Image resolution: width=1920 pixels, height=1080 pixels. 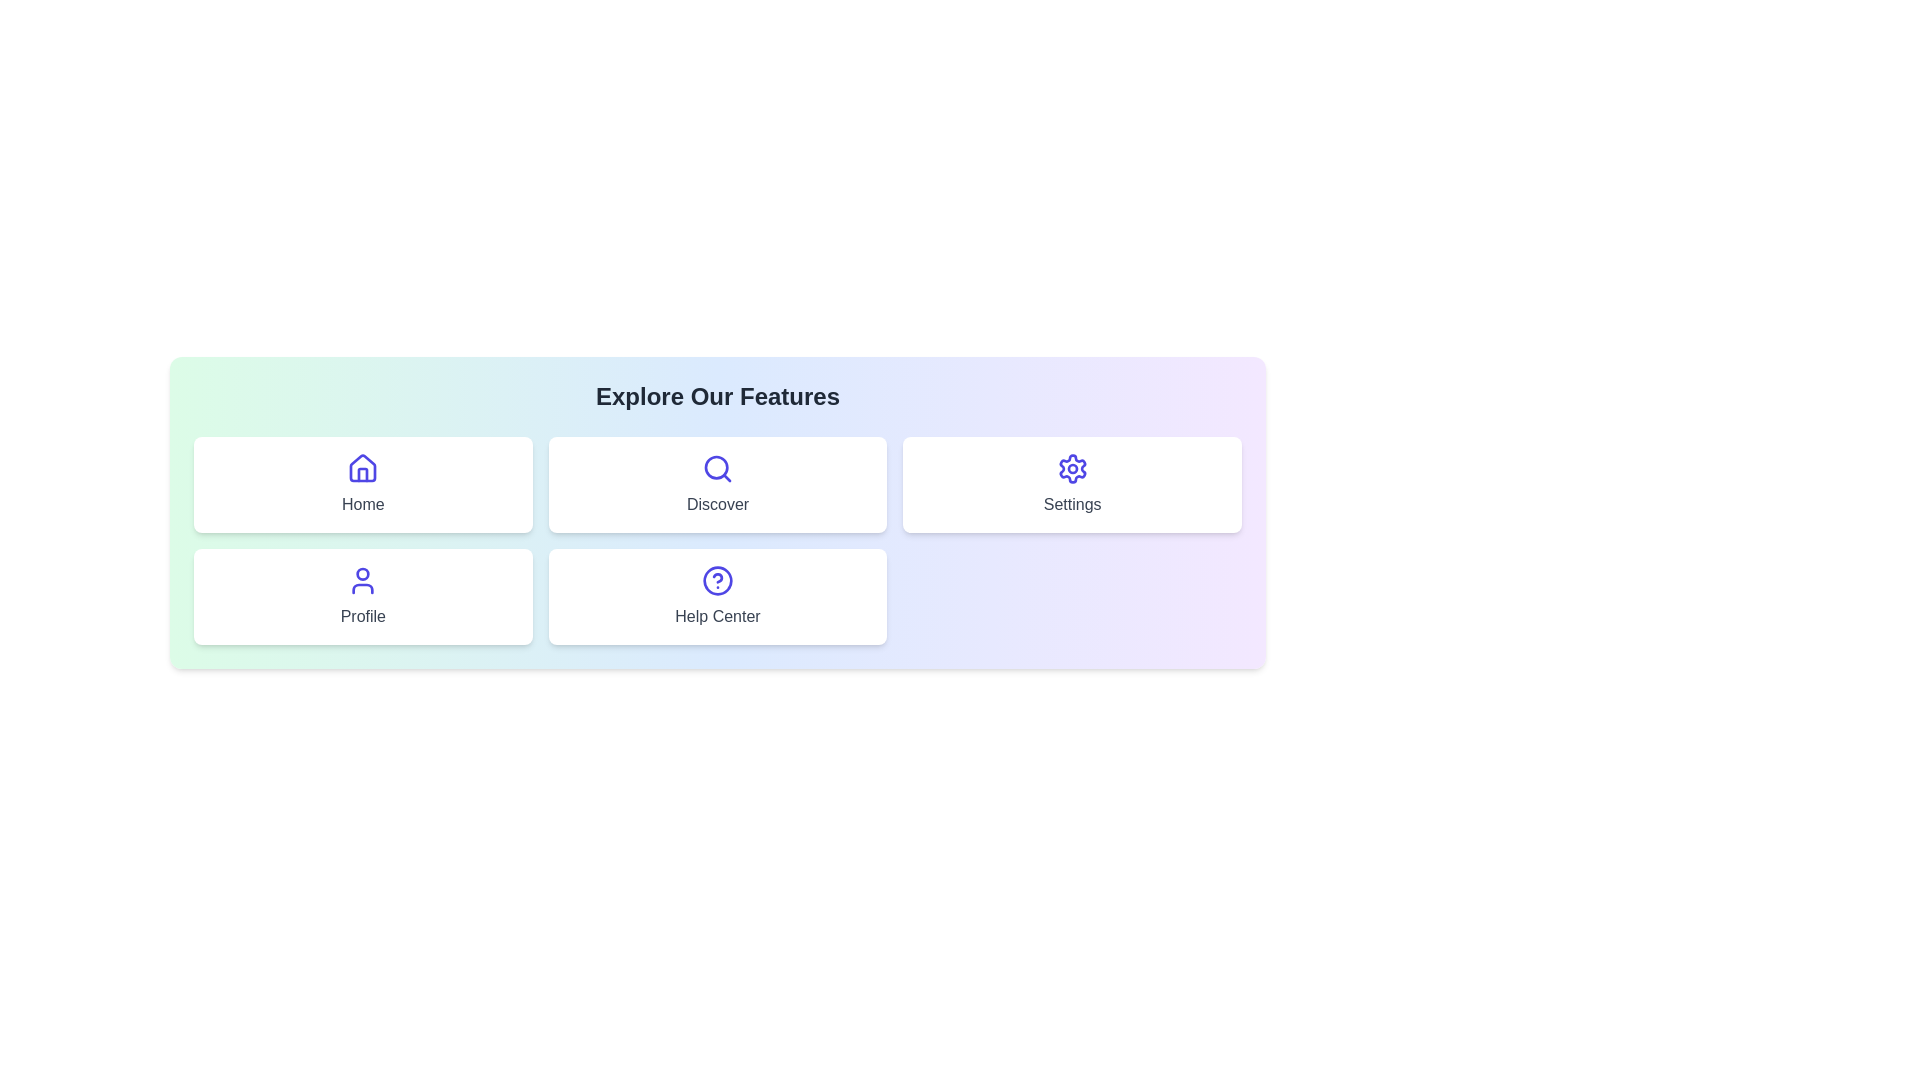 What do you see at coordinates (718, 504) in the screenshot?
I see `the 'Discover' text label which is styled in gray and is located below a magnifying glass icon in the second column of the first row in the grid layout` at bounding box center [718, 504].